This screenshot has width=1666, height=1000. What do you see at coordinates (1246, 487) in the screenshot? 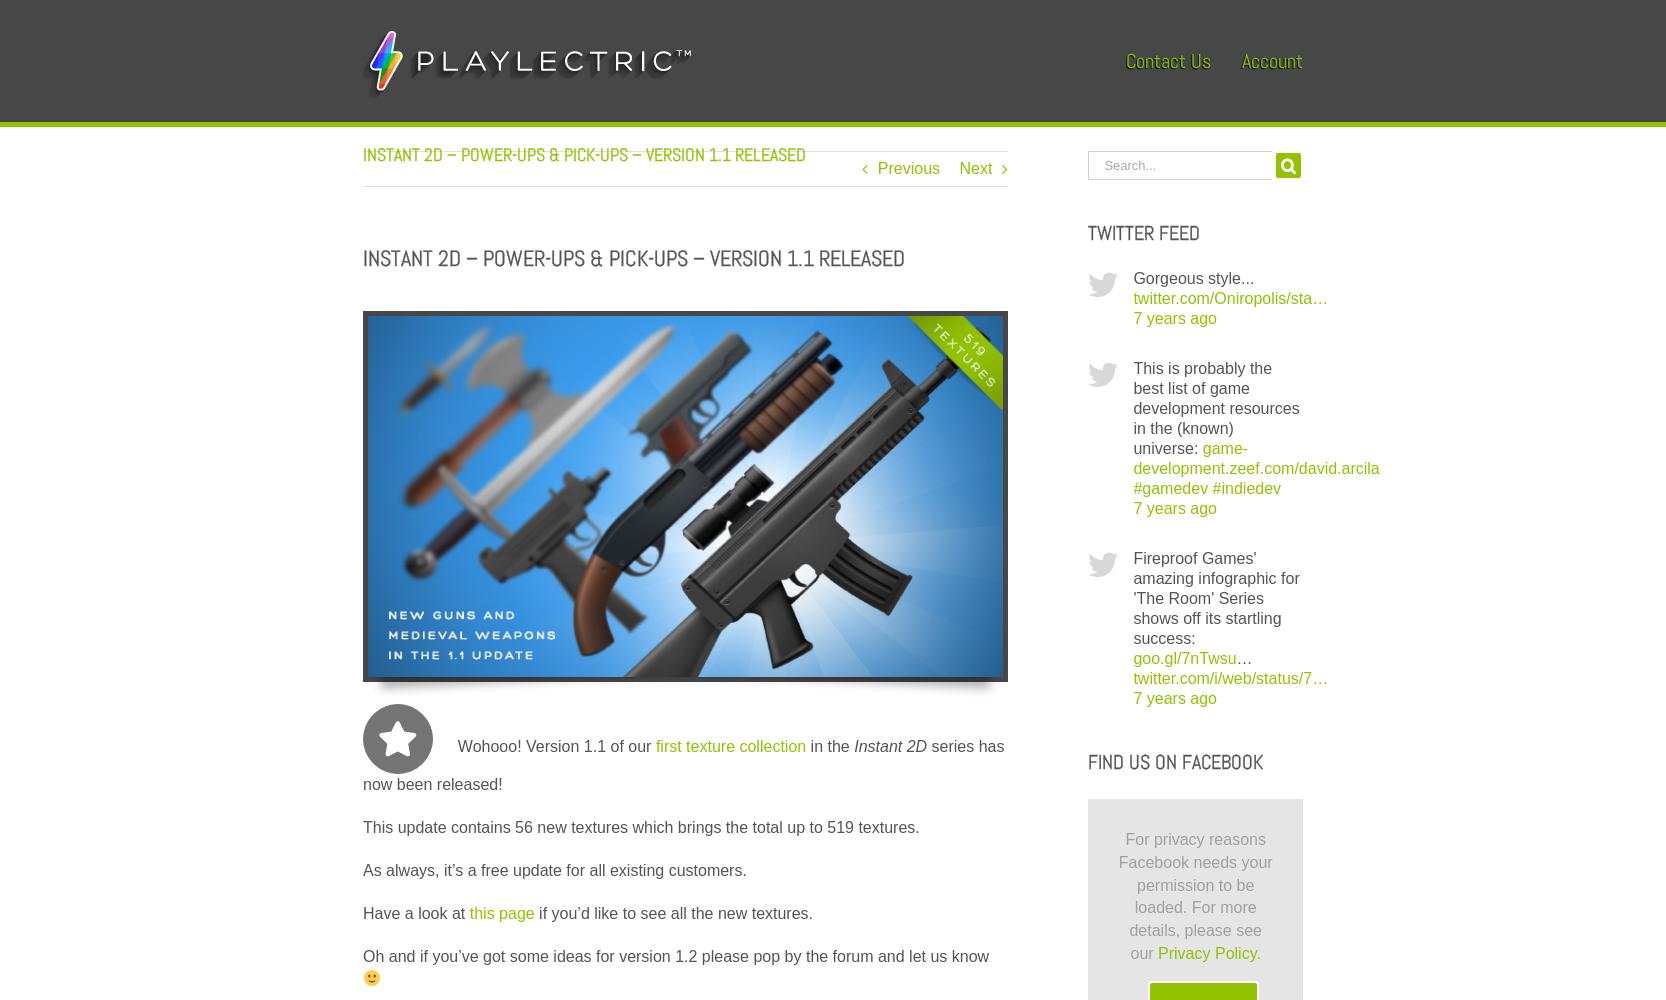
I see `'#indiedev'` at bounding box center [1246, 487].